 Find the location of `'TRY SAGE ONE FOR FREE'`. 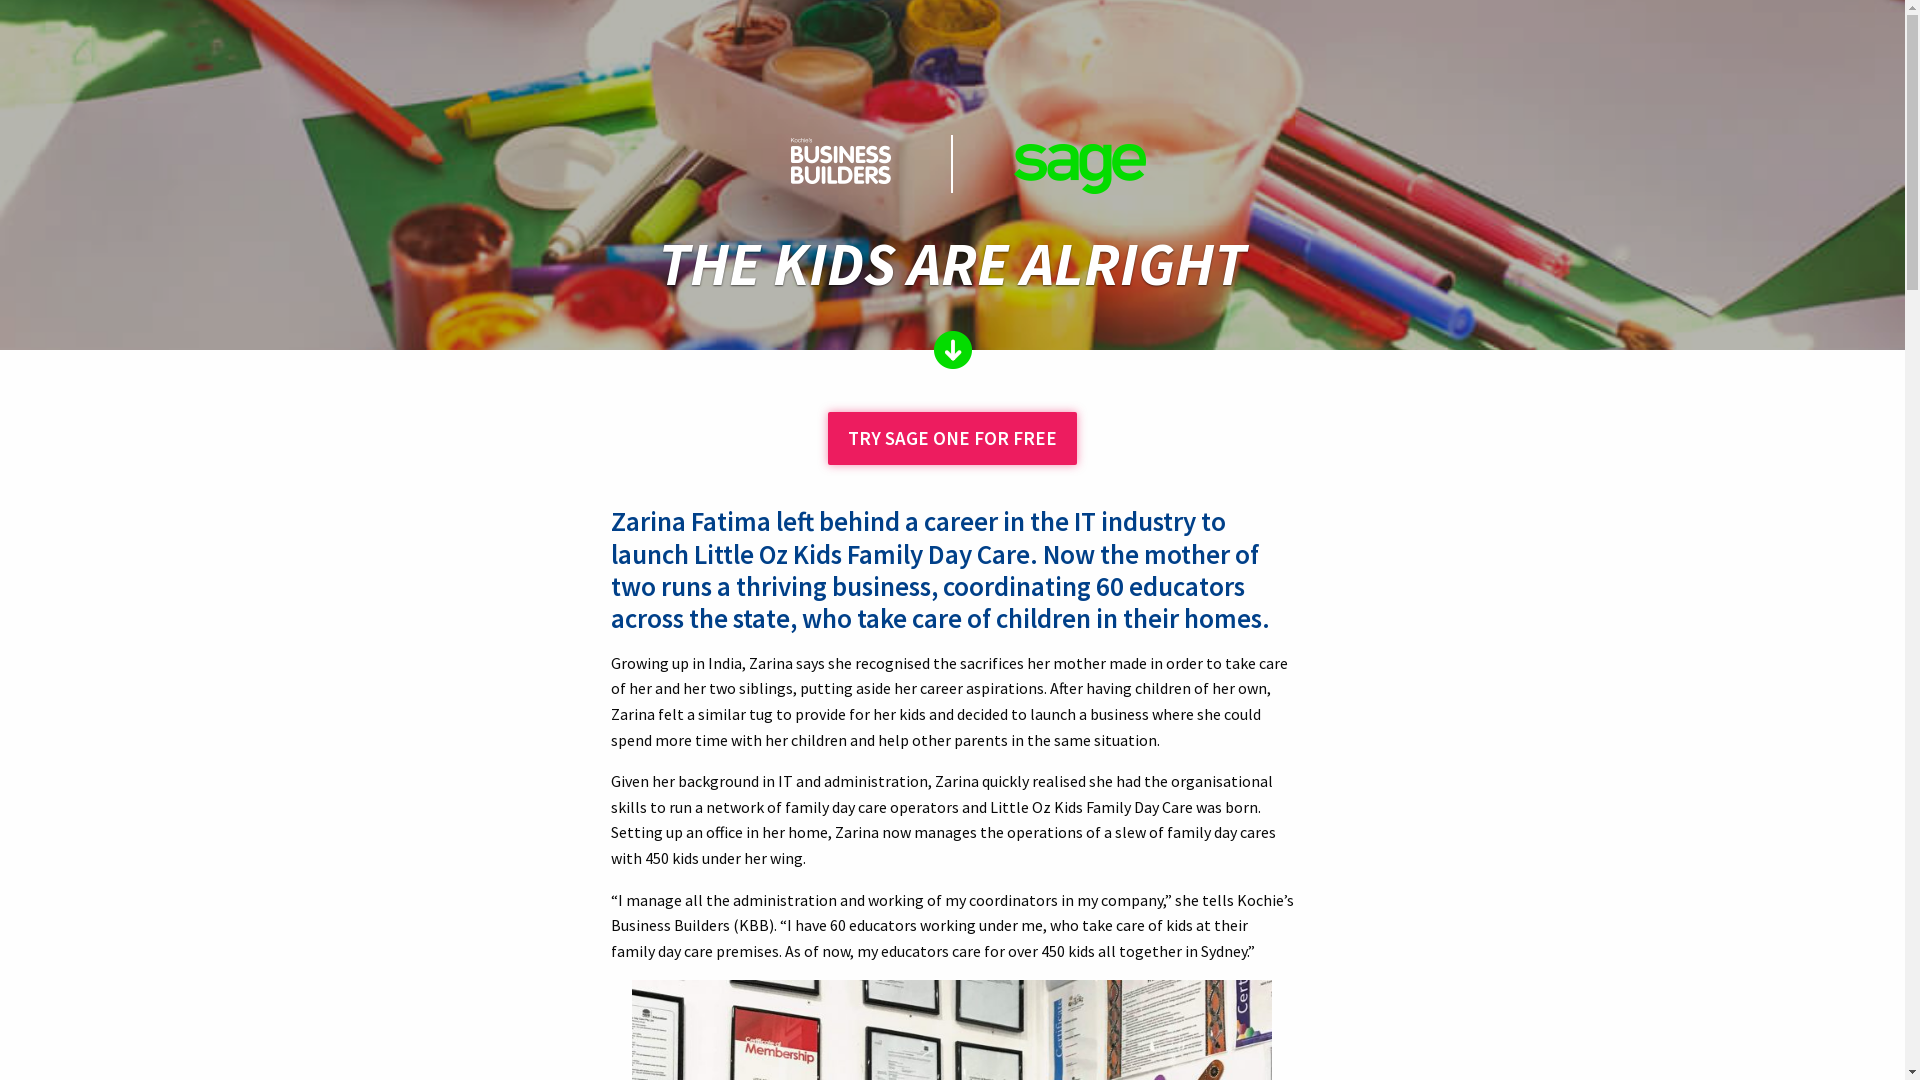

'TRY SAGE ONE FOR FREE' is located at coordinates (951, 437).